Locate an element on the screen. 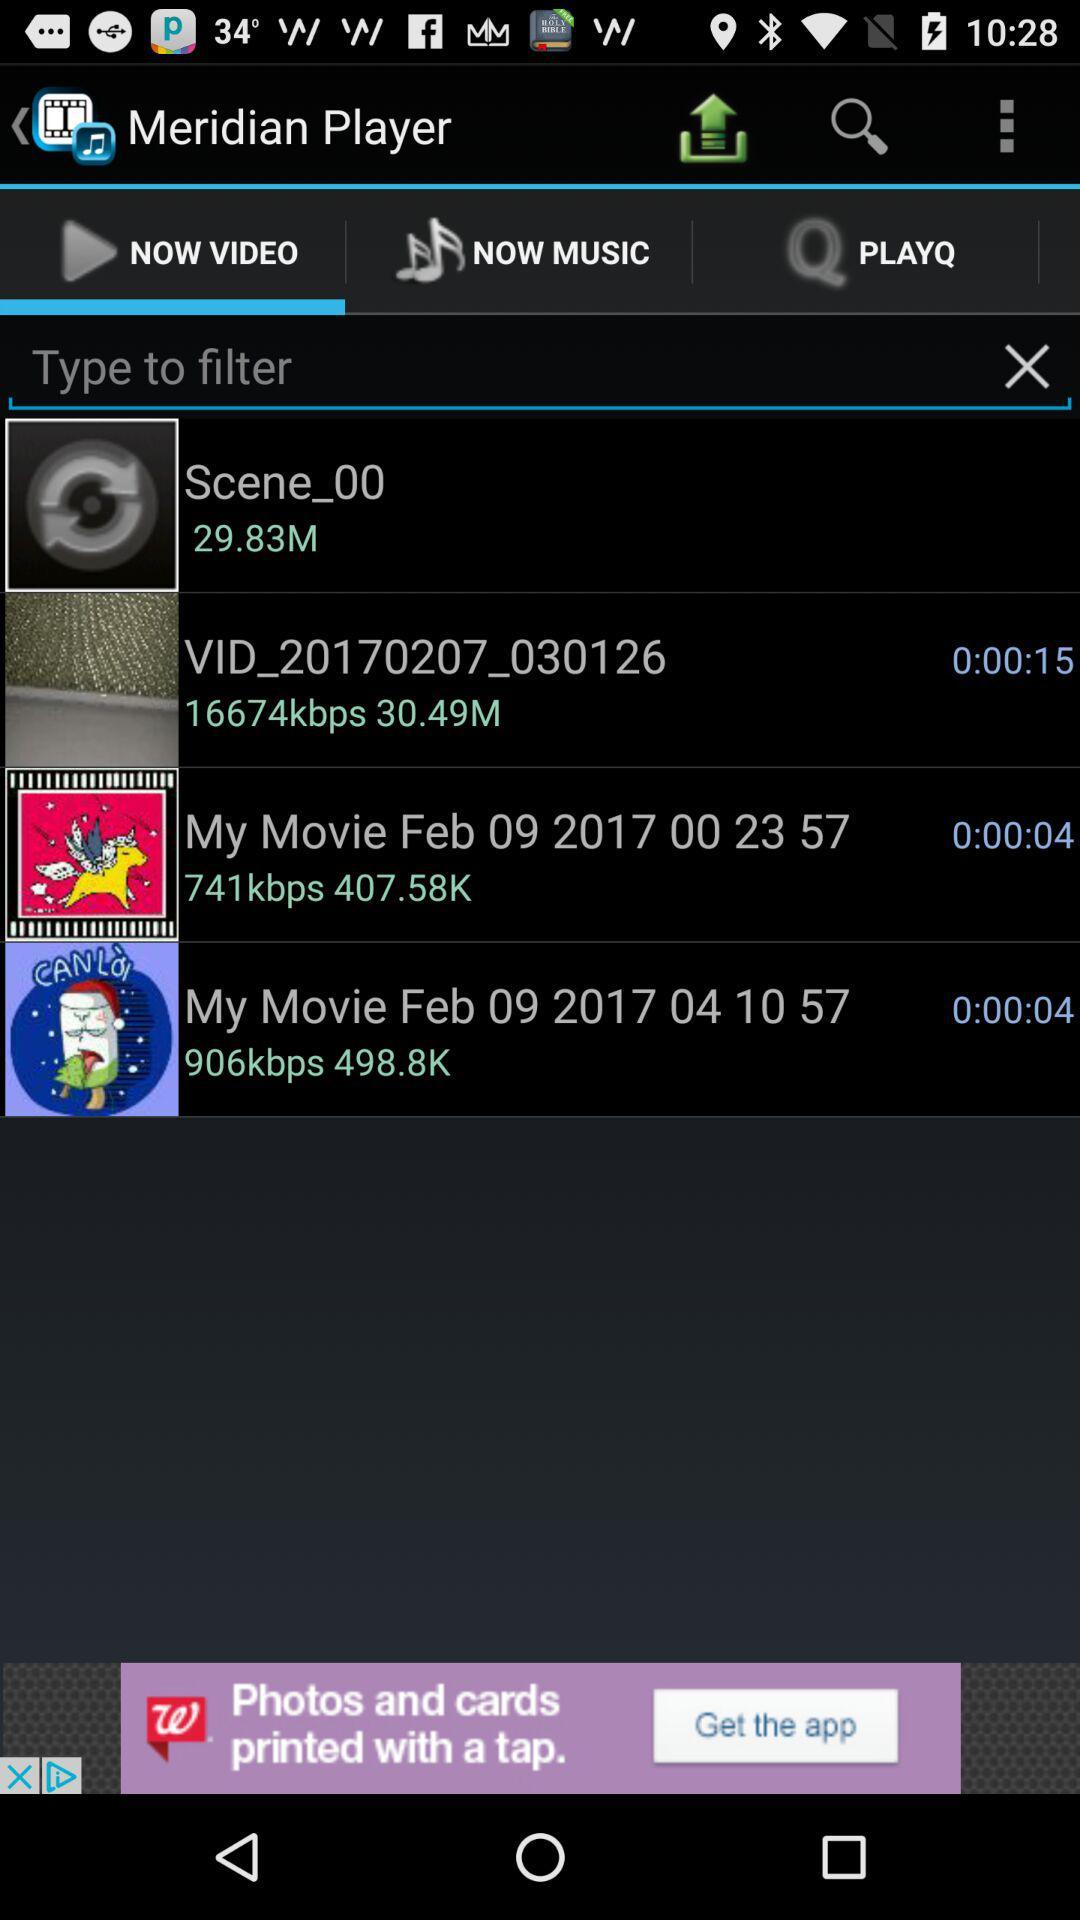 Image resolution: width=1080 pixels, height=1920 pixels. search icon is located at coordinates (858, 124).